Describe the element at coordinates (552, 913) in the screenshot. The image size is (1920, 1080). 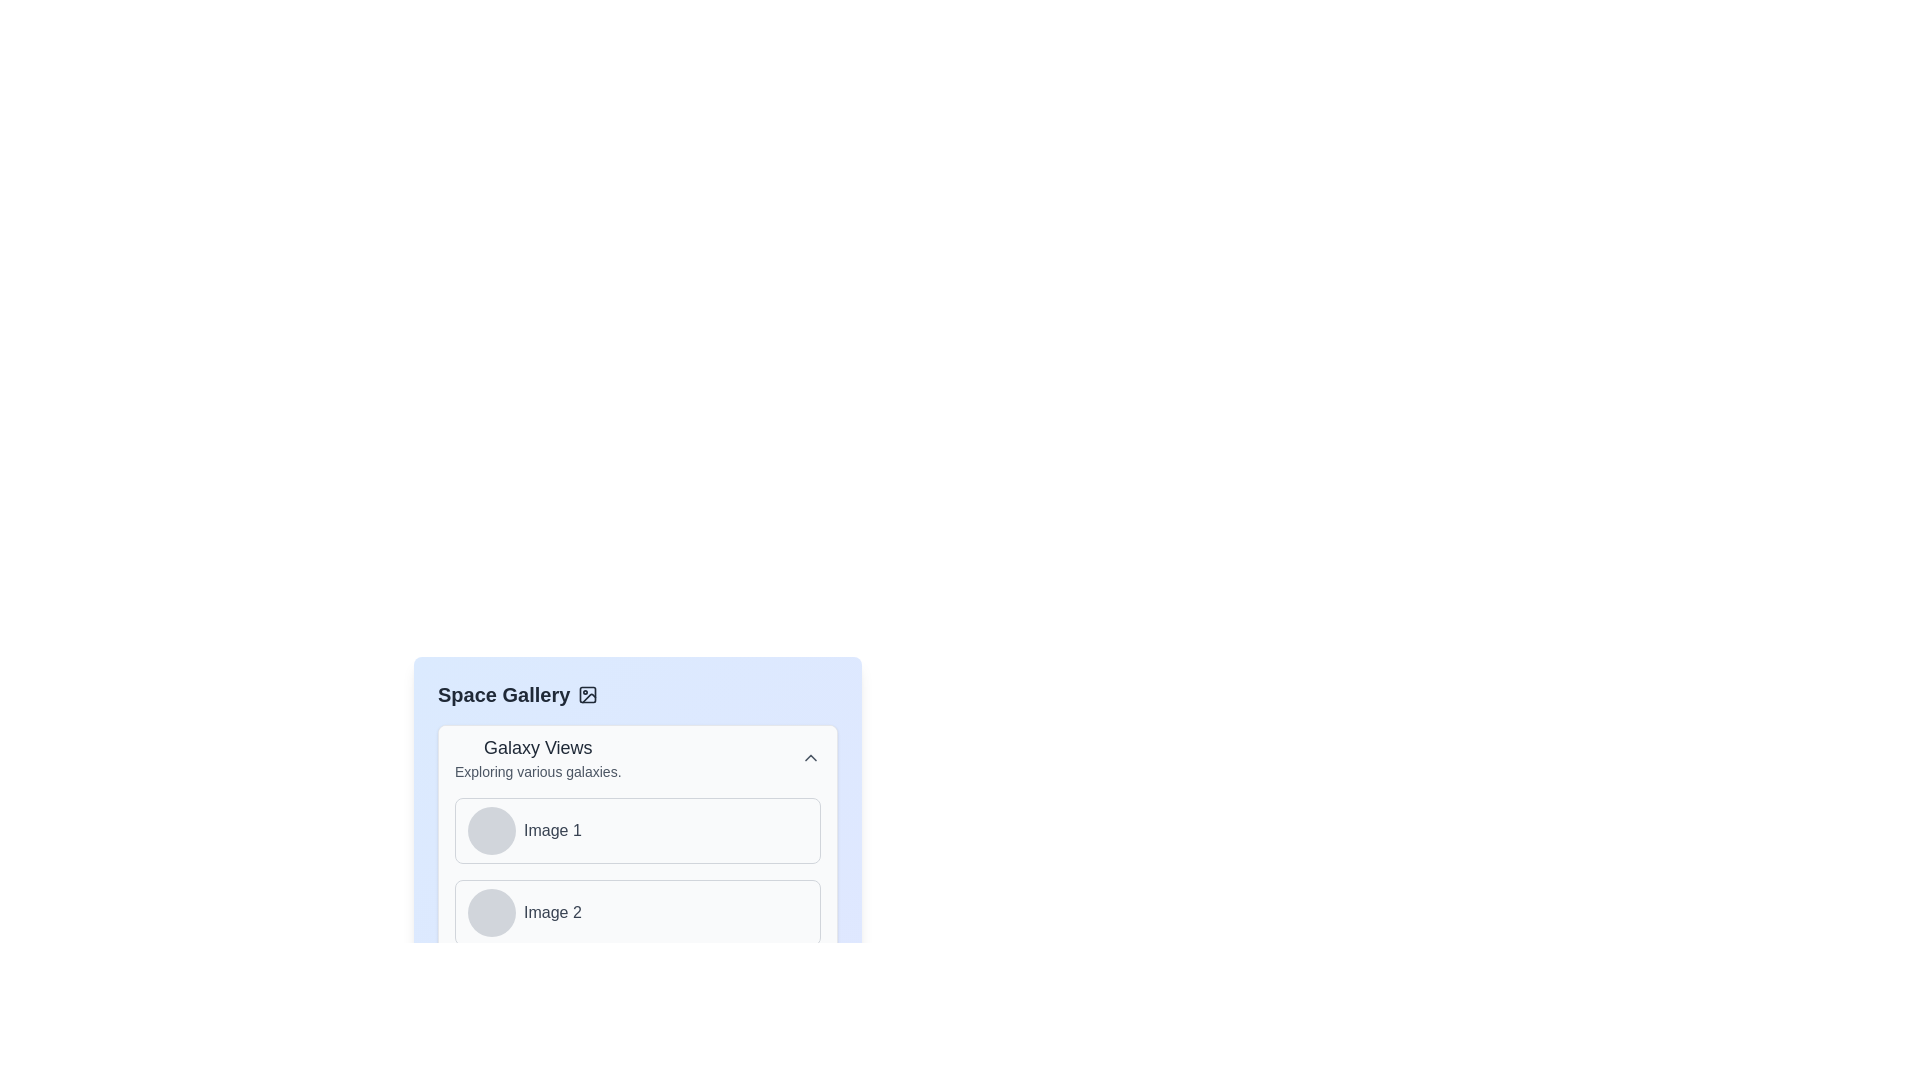
I see `text label element displaying 'Image 2', which is styled in medium gray color and located in the second row adjacent to a circular icon` at that location.